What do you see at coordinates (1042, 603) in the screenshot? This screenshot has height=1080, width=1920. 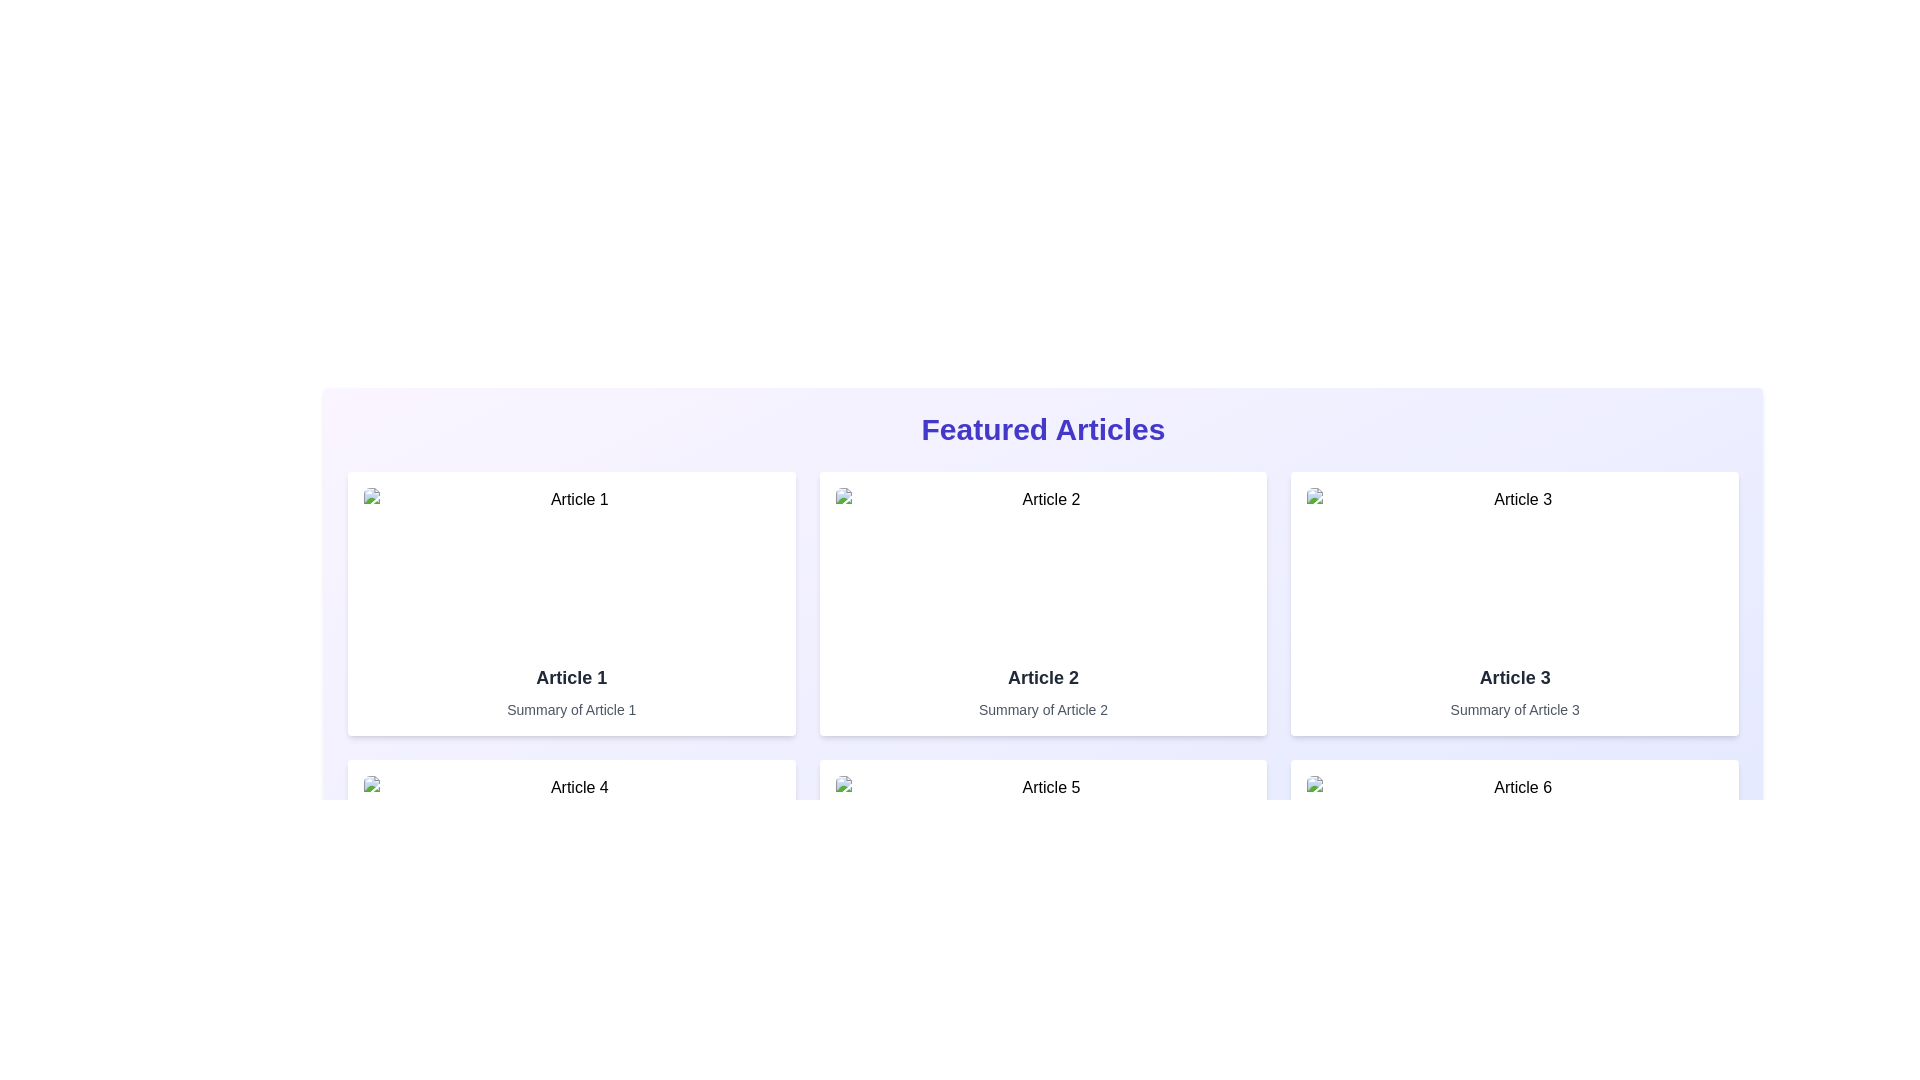 I see `to select the Card component representing the article preview labeled 'Article 2', which is the second card in a grid layout of articles` at bounding box center [1042, 603].